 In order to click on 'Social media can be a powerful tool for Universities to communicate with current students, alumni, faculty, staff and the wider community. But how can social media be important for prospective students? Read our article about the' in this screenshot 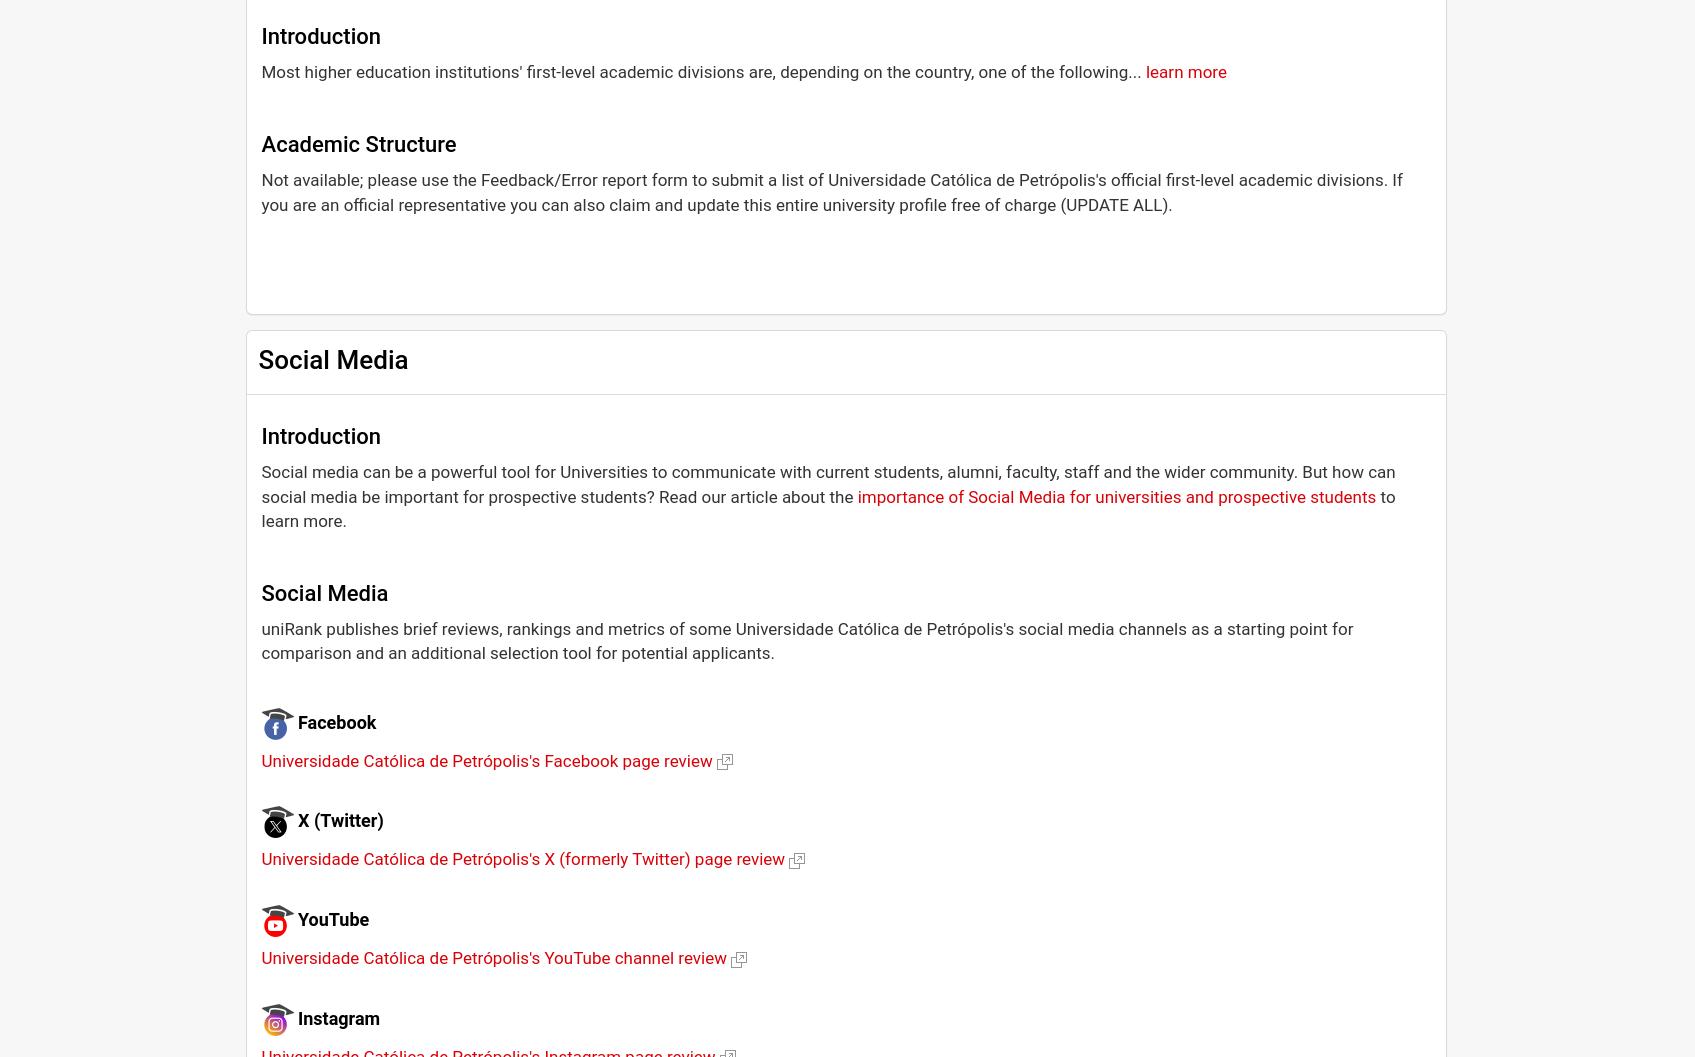, I will do `click(828, 484)`.